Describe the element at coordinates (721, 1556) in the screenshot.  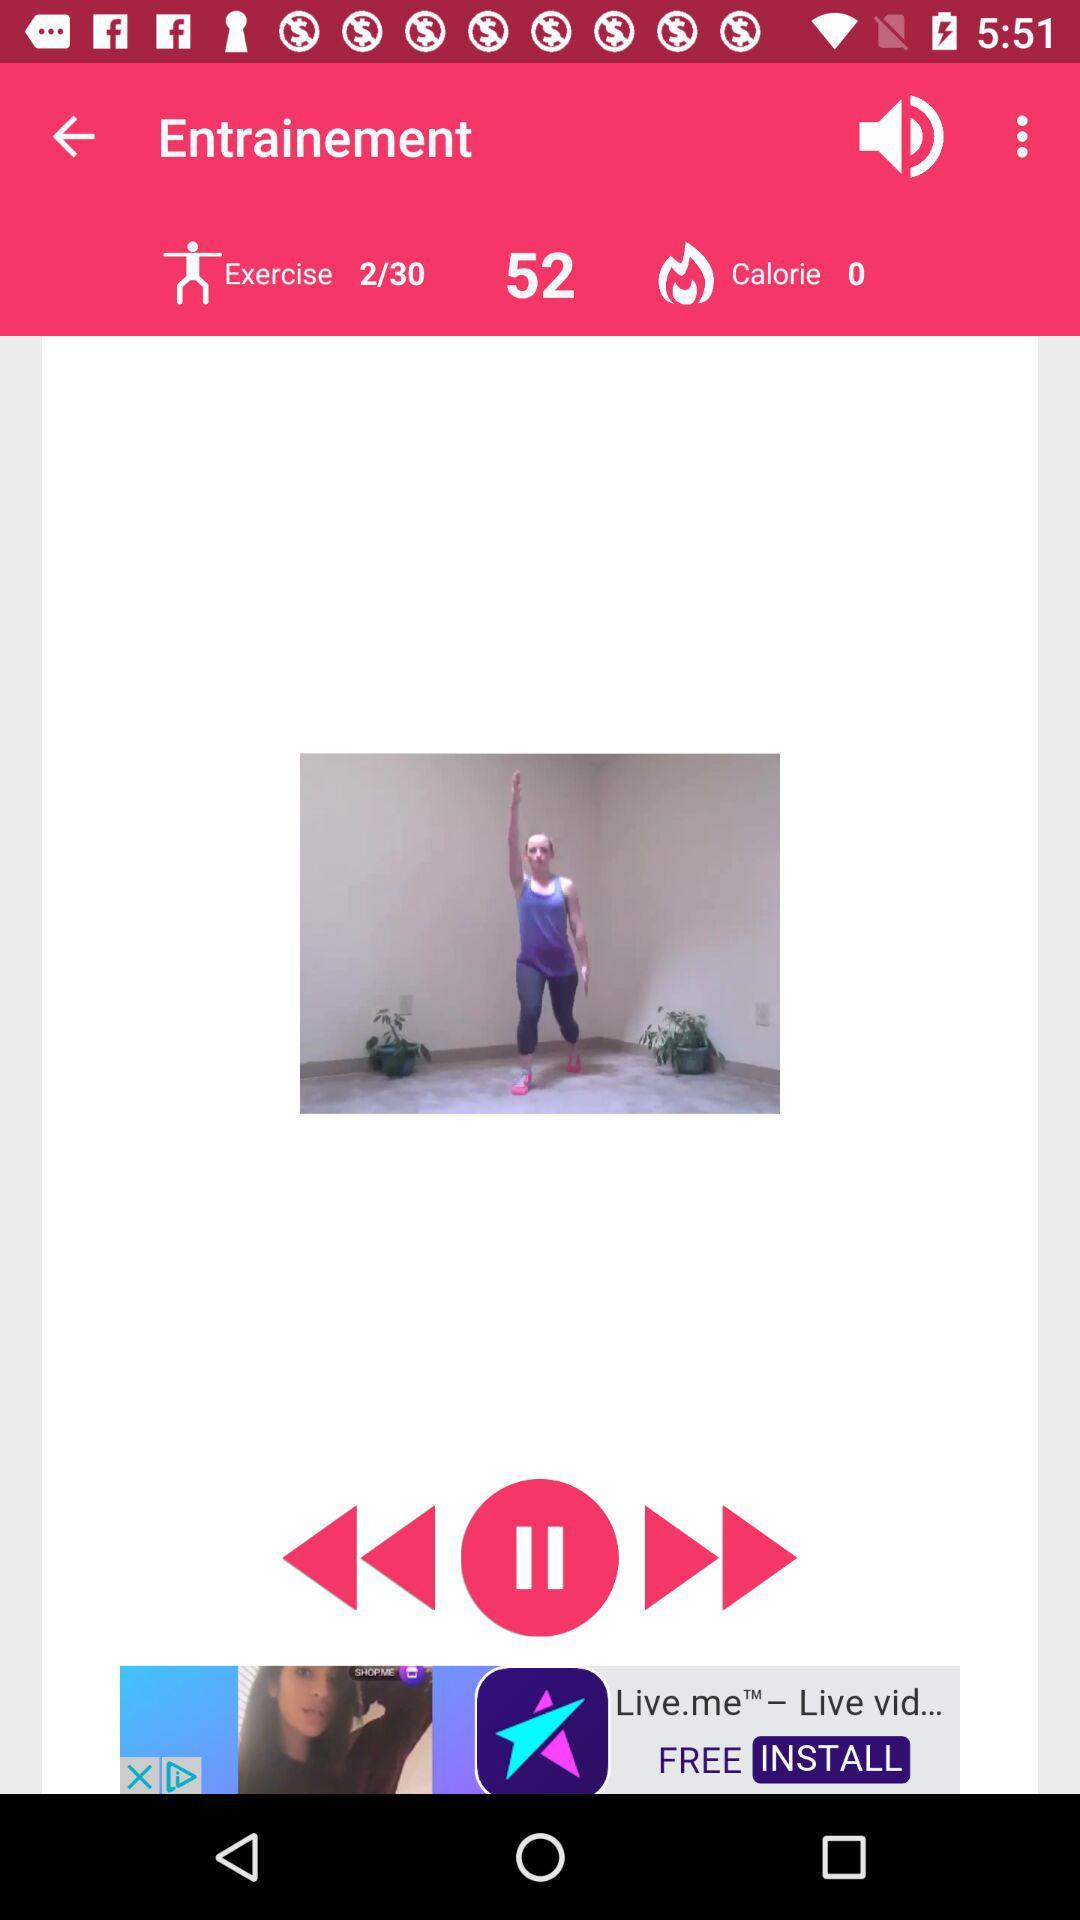
I see `skip forward` at that location.